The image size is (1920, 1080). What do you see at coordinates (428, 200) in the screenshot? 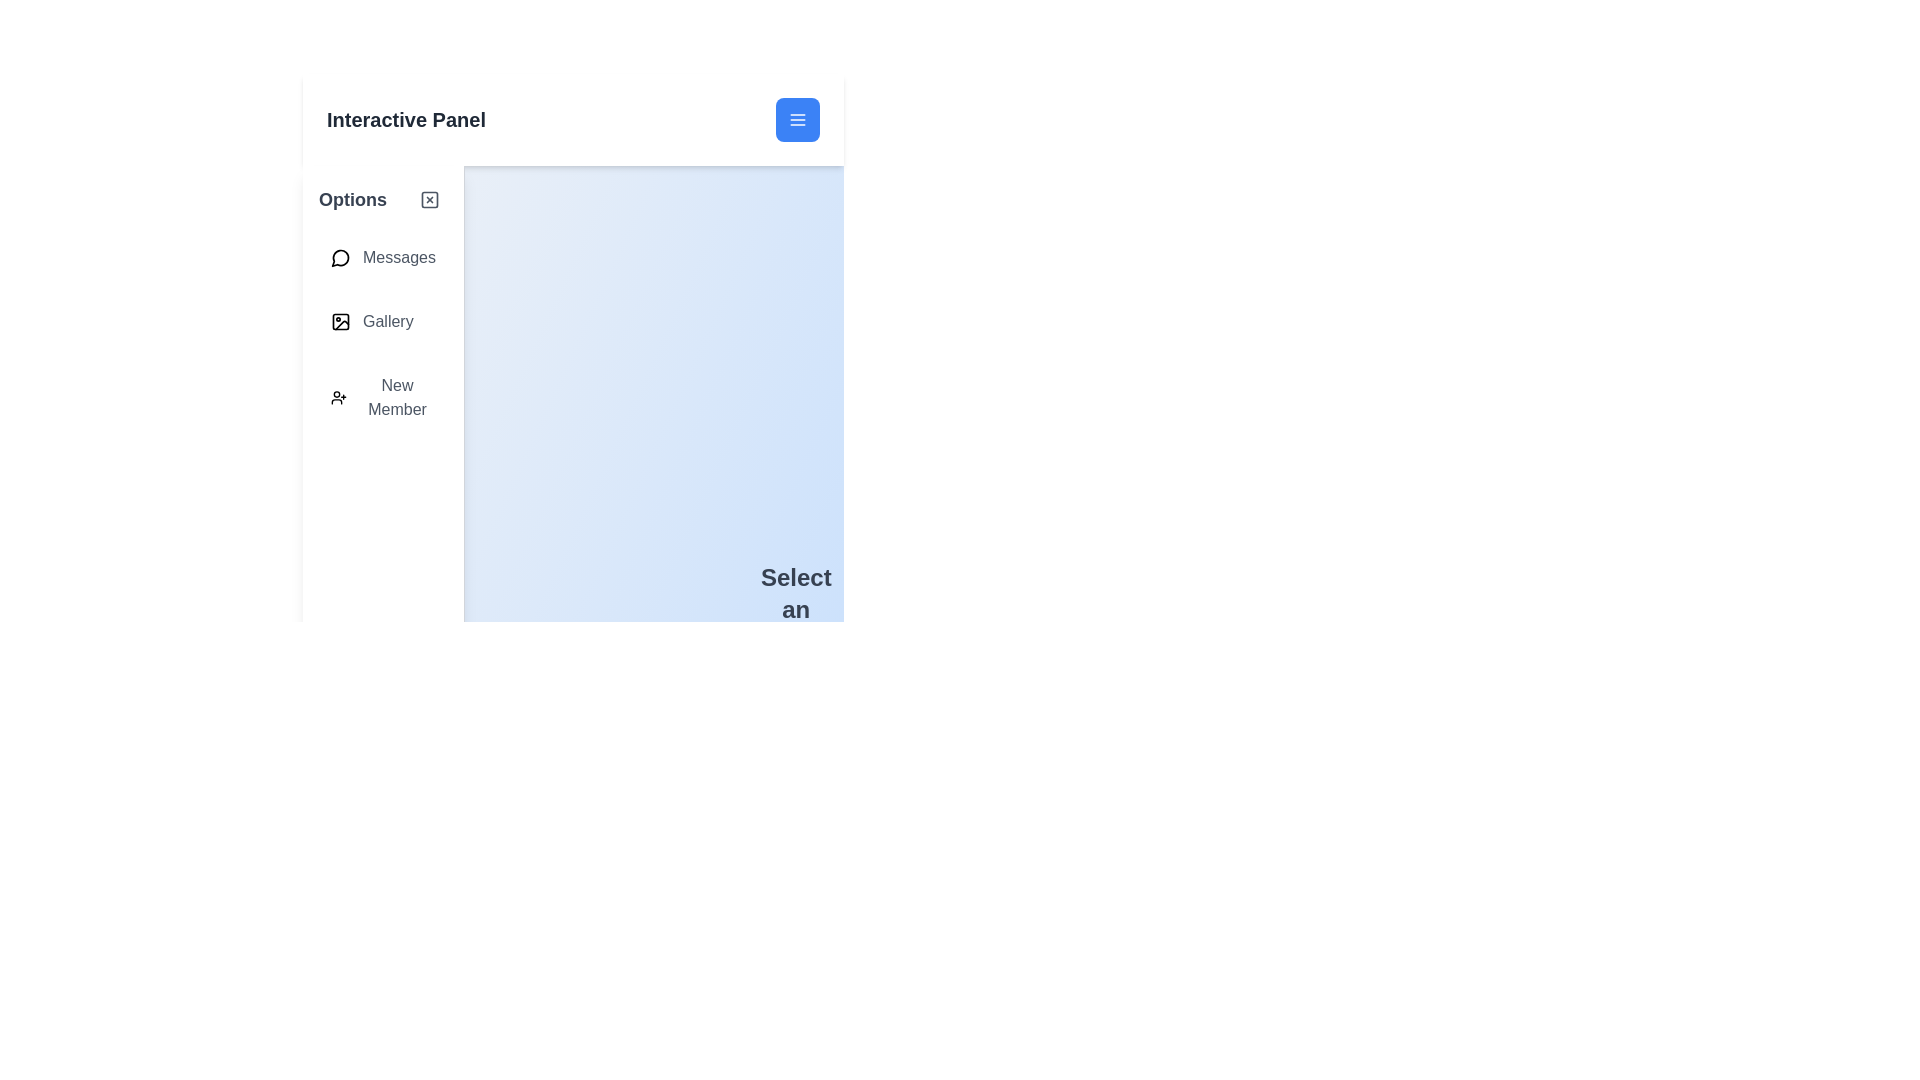
I see `the close icon button located in the left sidebar, next to the 'Options' label, above the 'Messages' icon` at bounding box center [428, 200].